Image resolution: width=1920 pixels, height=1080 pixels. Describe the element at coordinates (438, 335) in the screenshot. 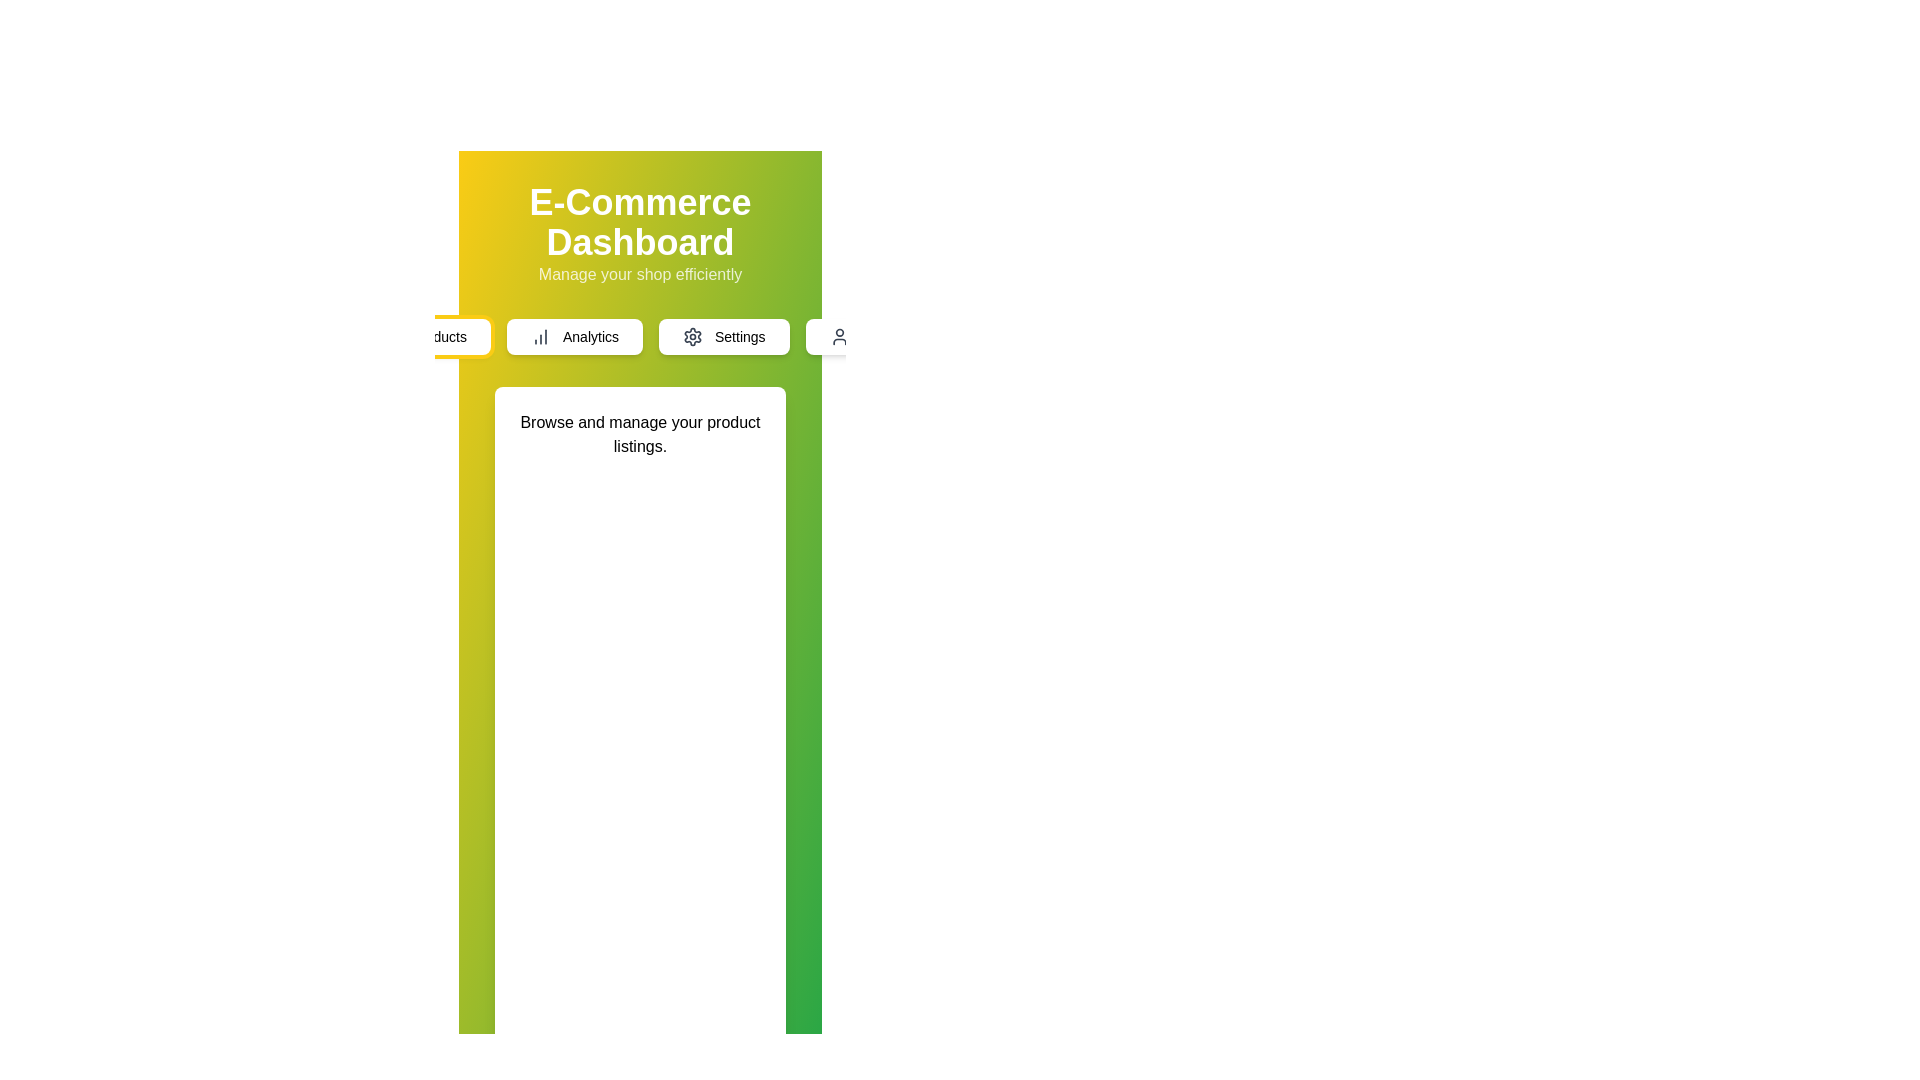

I see `text of the label indicating the action or category associated with the 'Products' section, located within the leftmost button of a horizontal button group near the top left of the application` at that location.